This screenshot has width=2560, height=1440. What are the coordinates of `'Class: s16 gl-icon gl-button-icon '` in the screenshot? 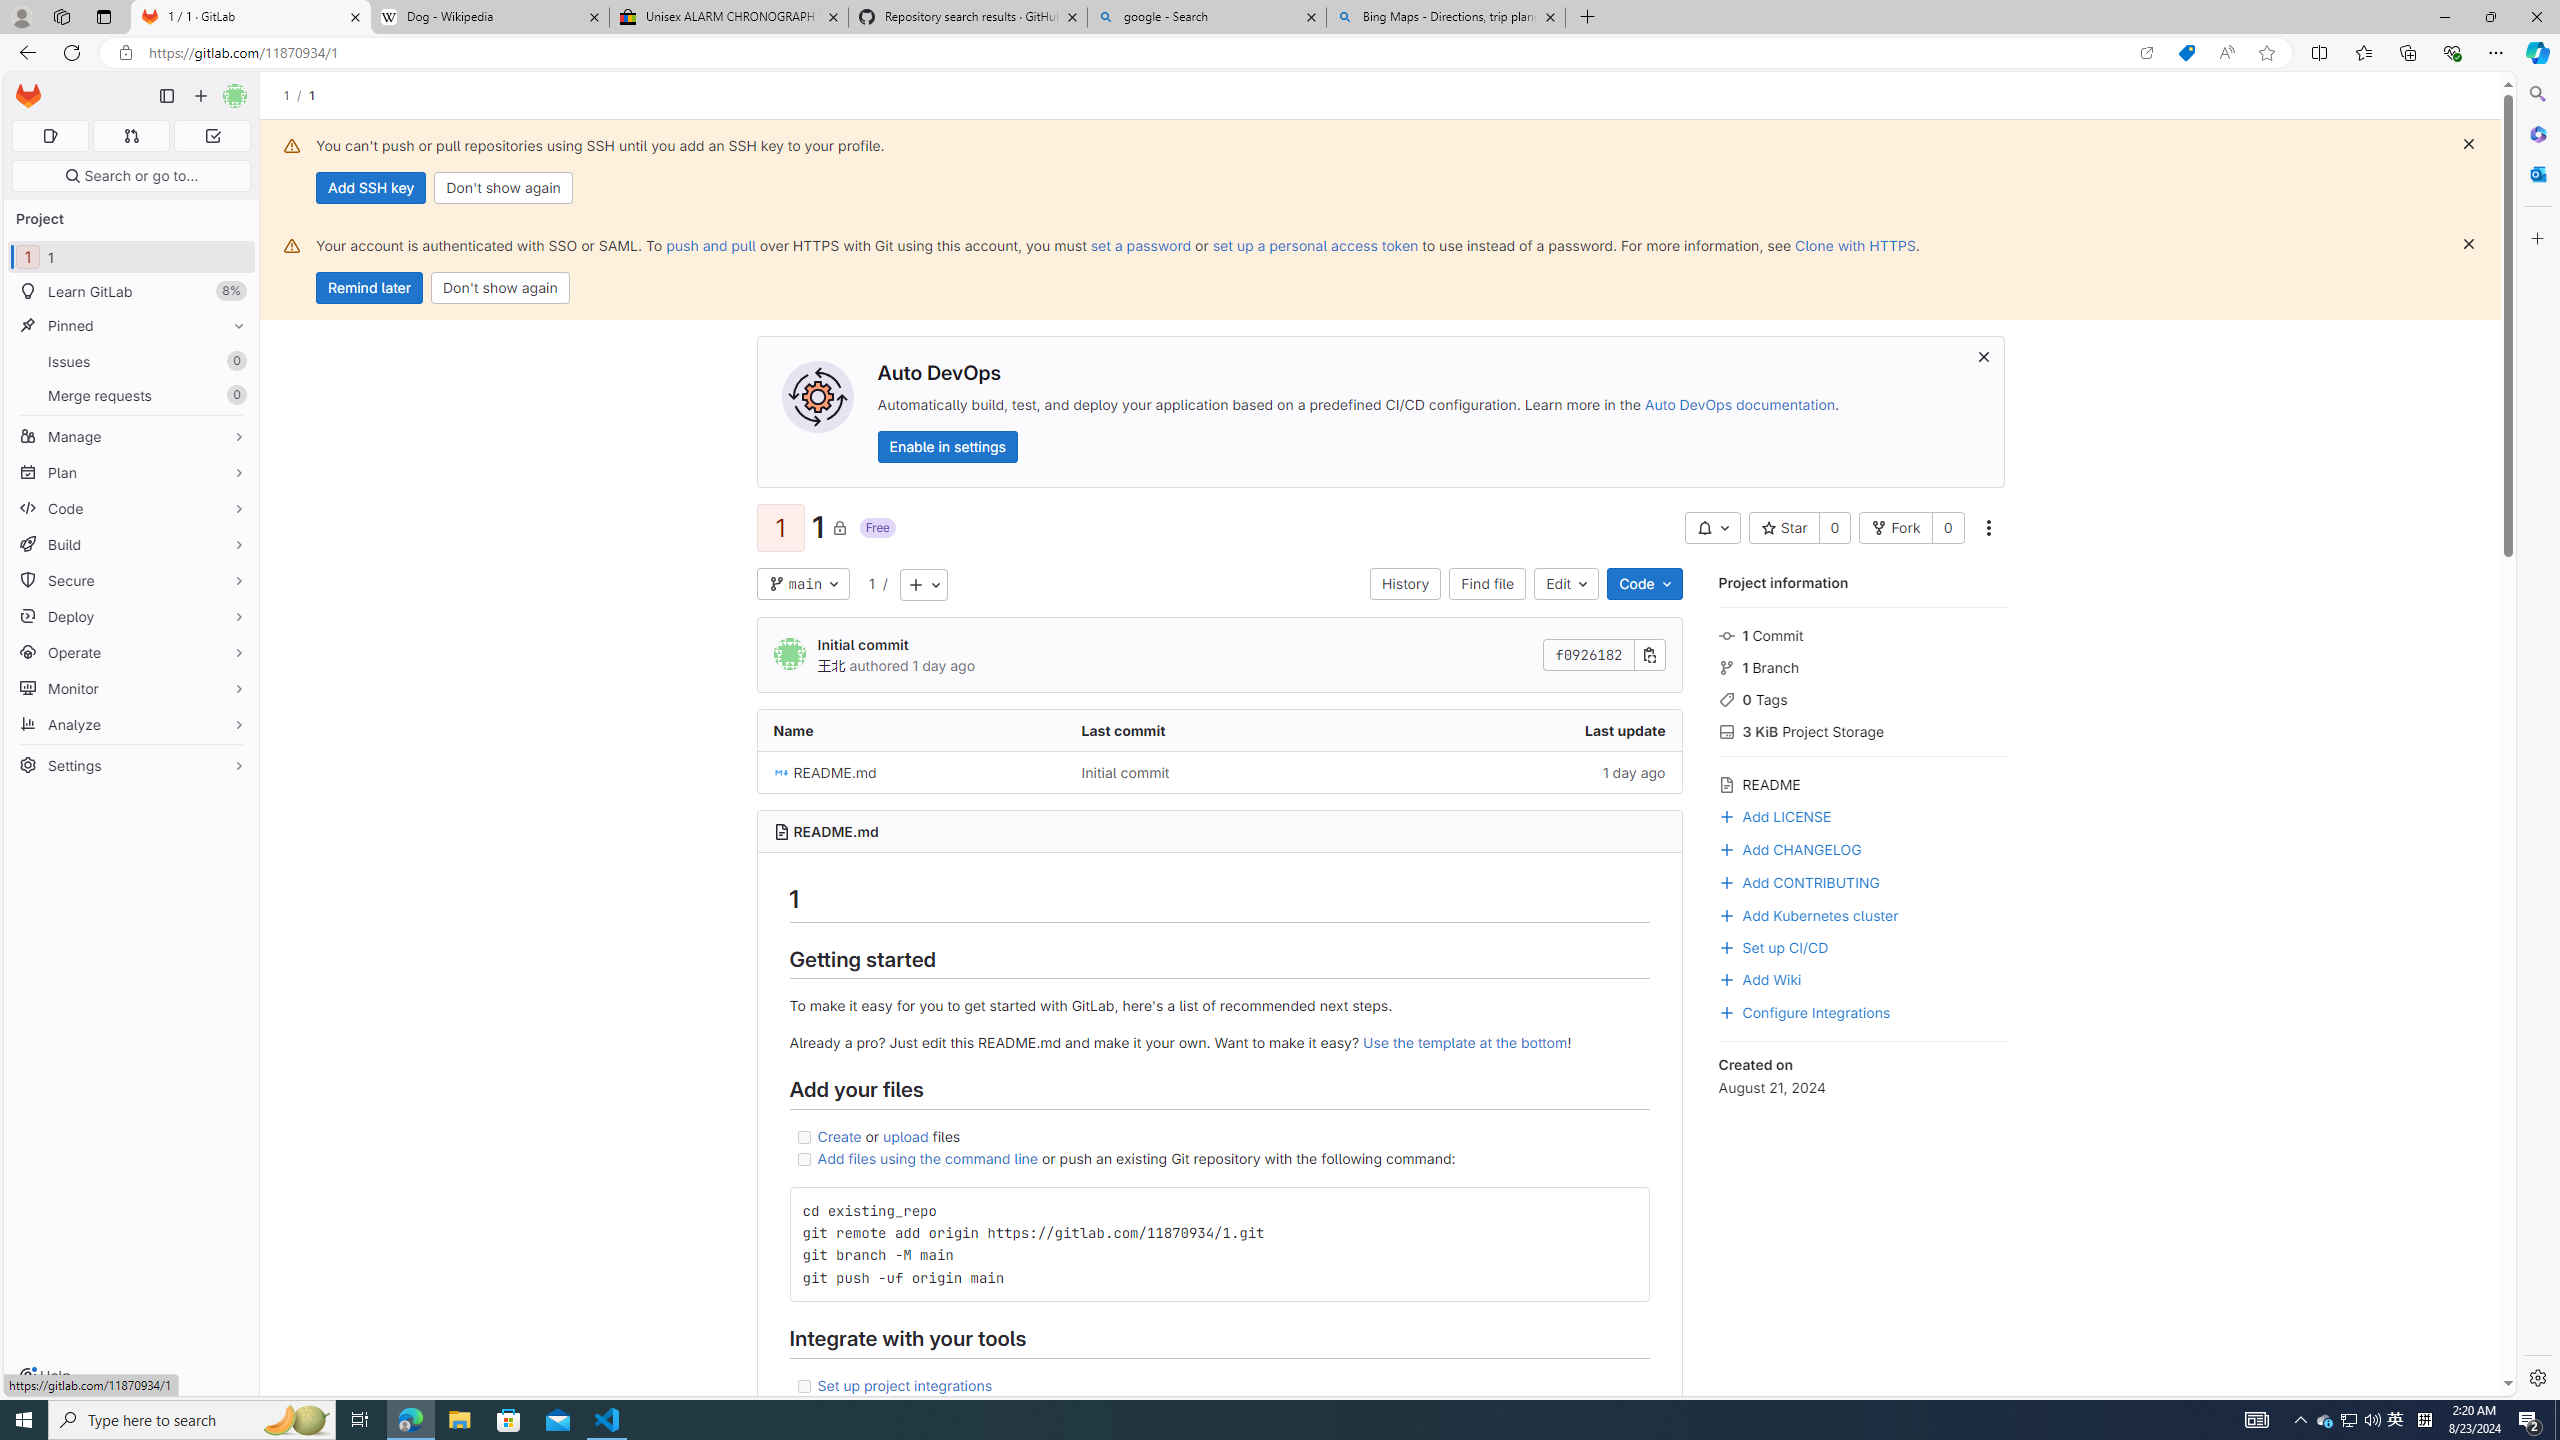 It's located at (1981, 356).